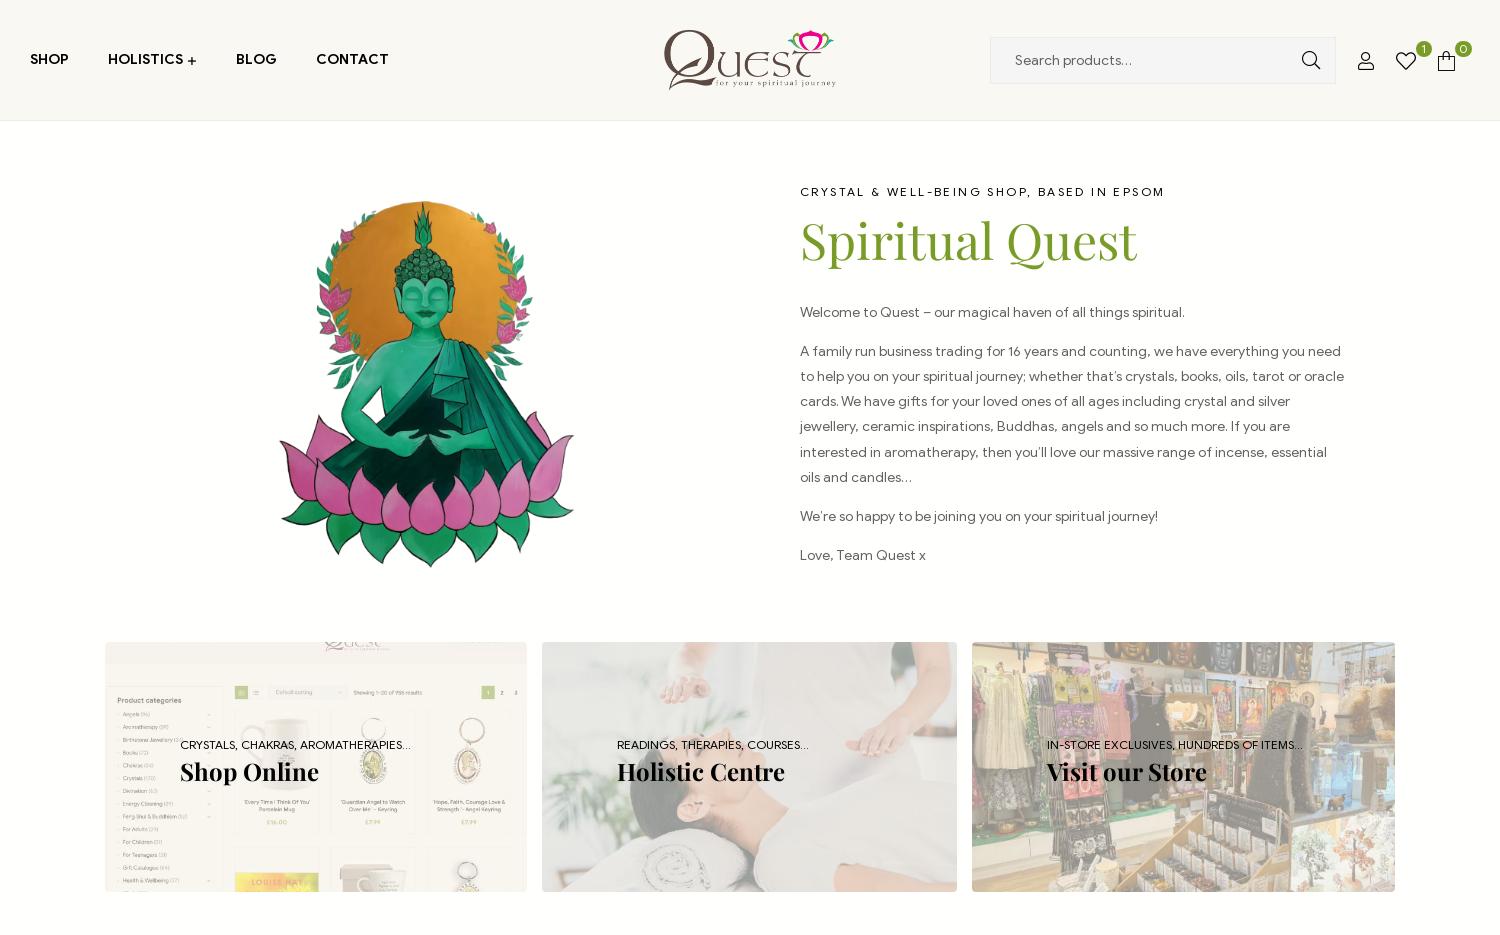  Describe the element at coordinates (1174, 743) in the screenshot. I see `'In-Store Exclusives, Hundreds of Items...'` at that location.